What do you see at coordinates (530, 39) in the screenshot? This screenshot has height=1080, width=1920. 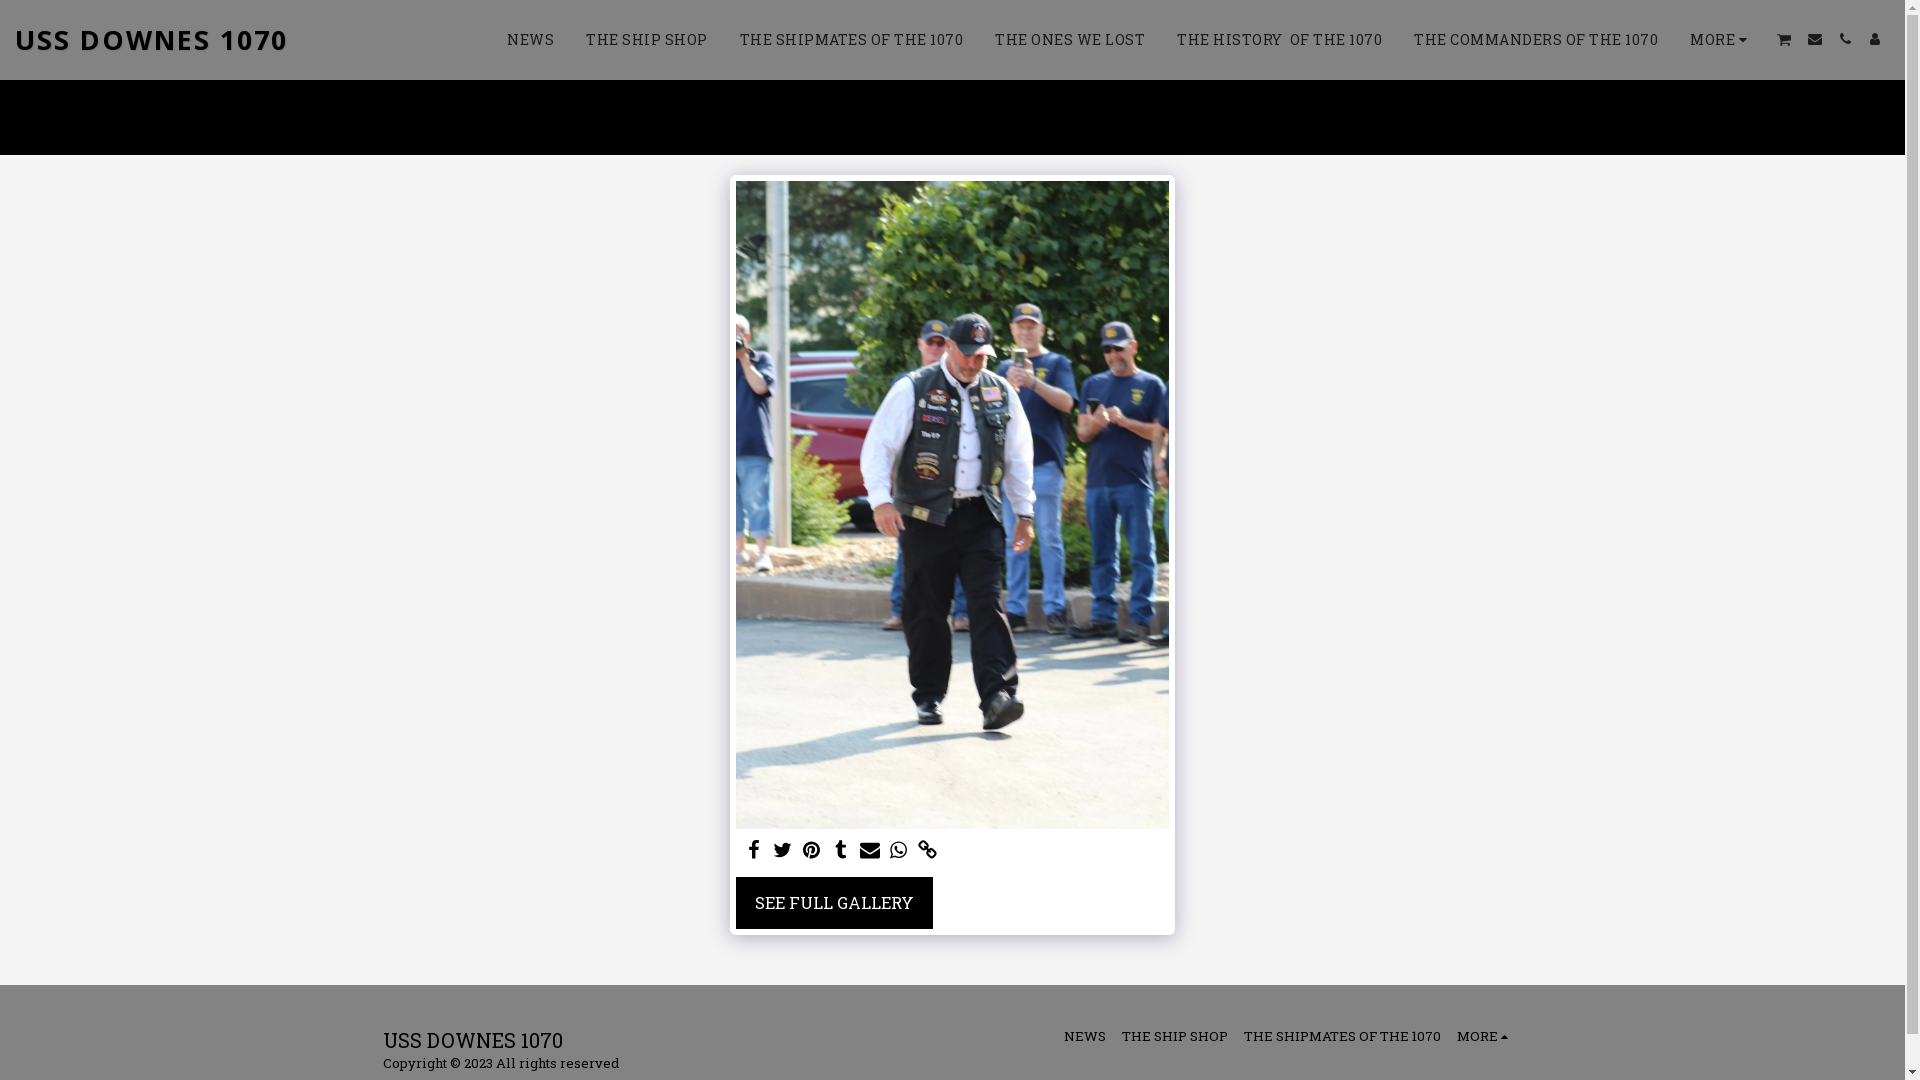 I see `'NEWS'` at bounding box center [530, 39].